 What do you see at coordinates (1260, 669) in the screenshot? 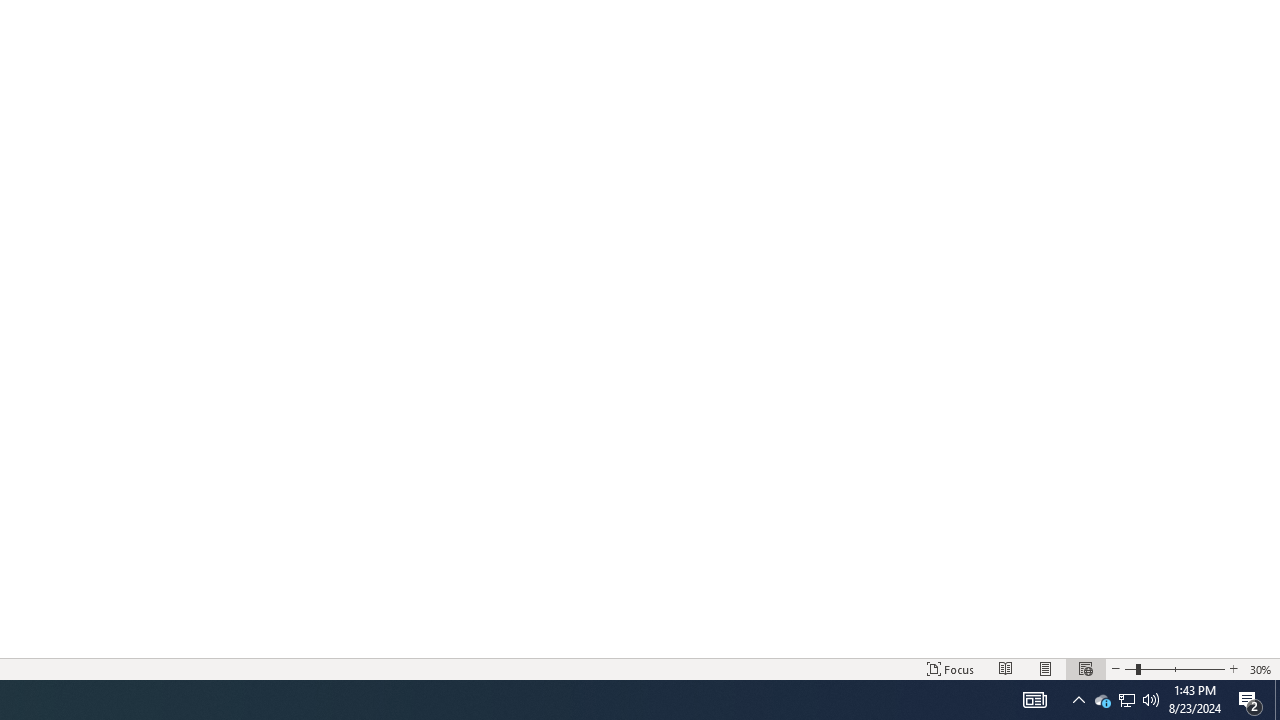
I see `'Zoom 30%'` at bounding box center [1260, 669].